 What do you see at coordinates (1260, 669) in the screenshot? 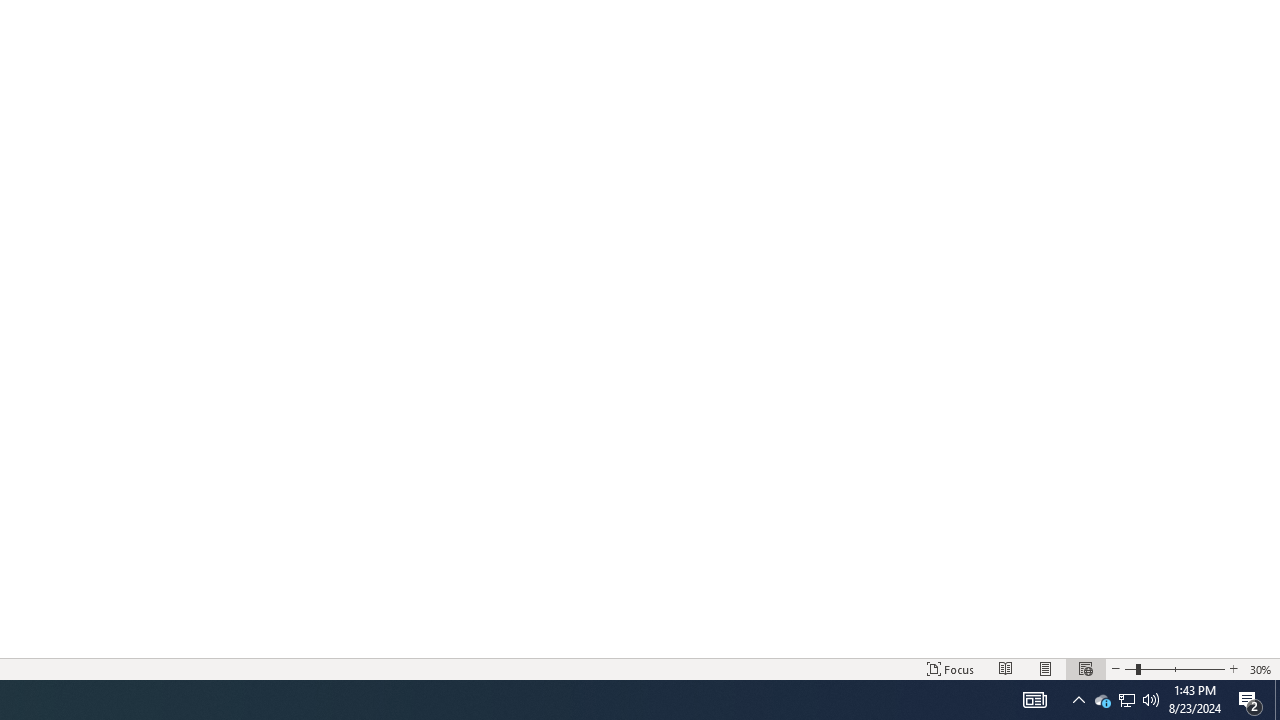
I see `'Zoom 30%'` at bounding box center [1260, 669].